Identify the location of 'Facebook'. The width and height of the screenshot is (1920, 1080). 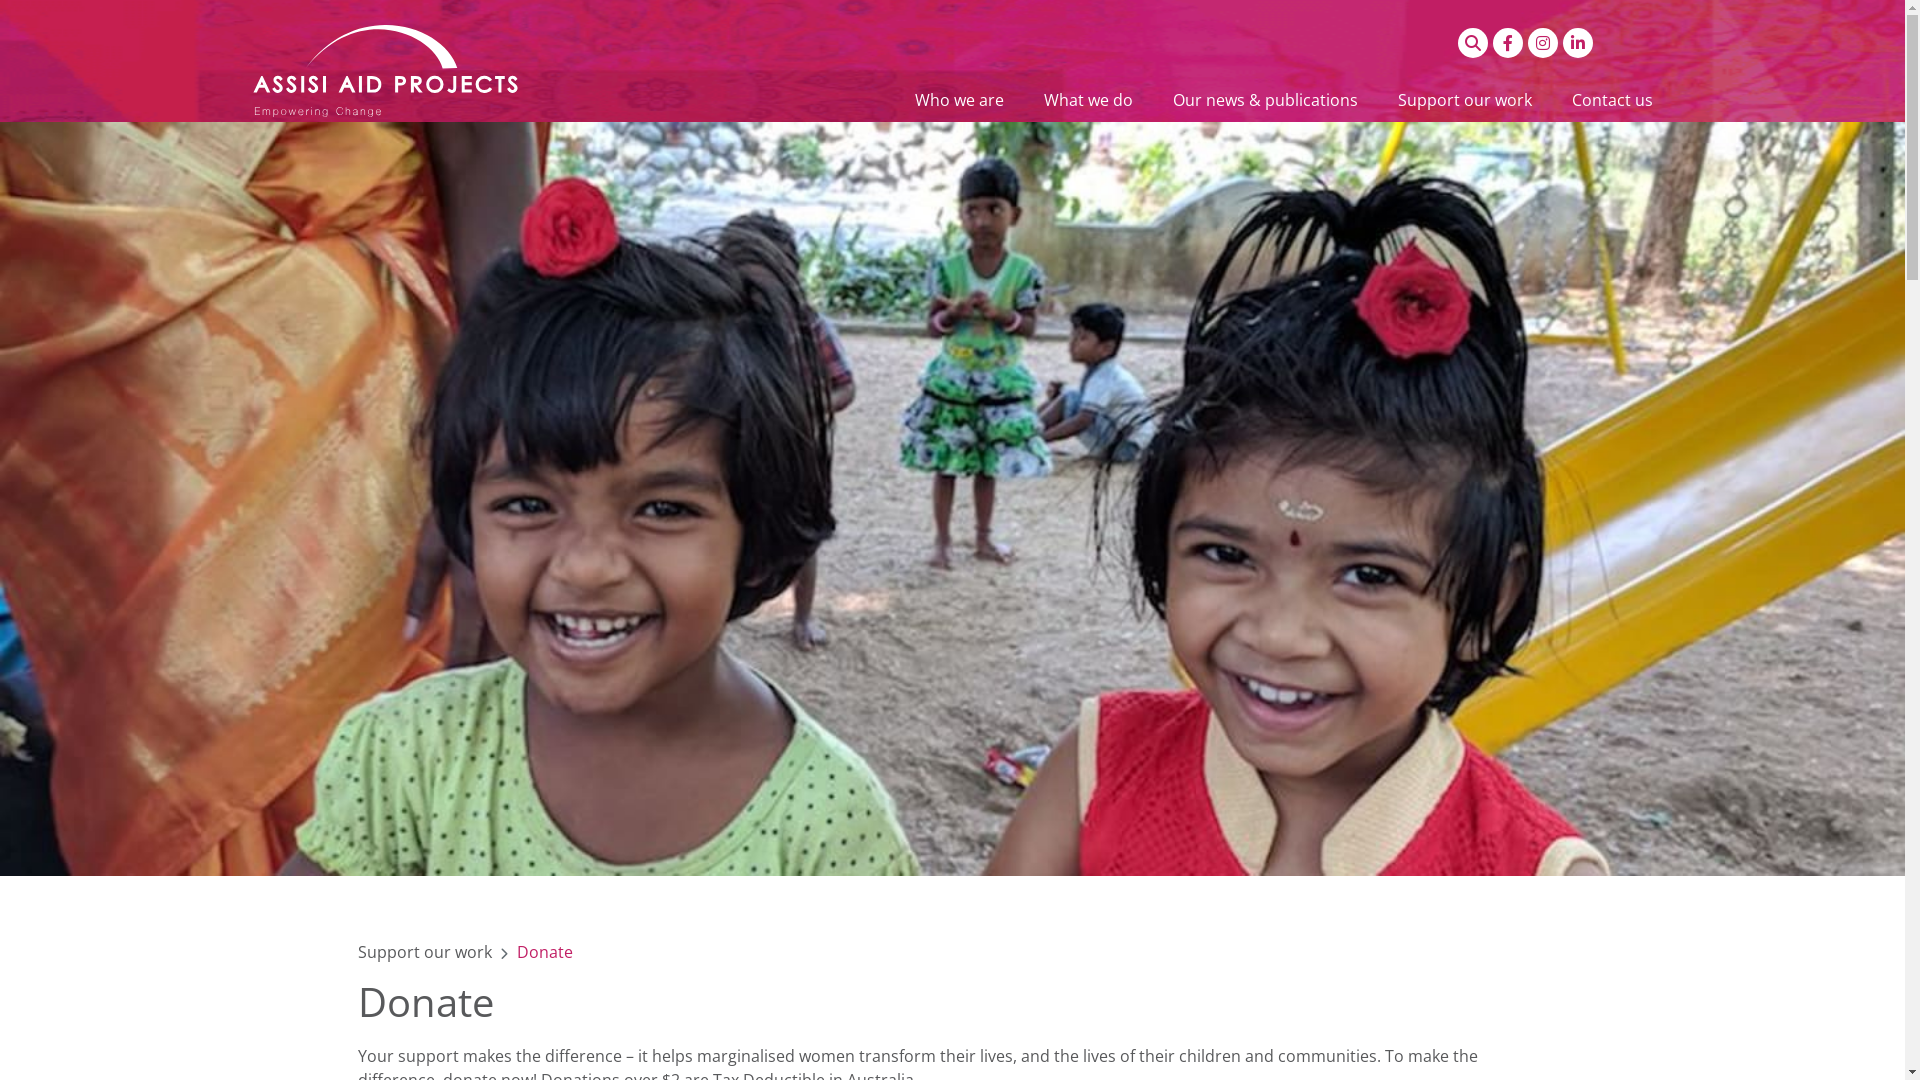
(1507, 42).